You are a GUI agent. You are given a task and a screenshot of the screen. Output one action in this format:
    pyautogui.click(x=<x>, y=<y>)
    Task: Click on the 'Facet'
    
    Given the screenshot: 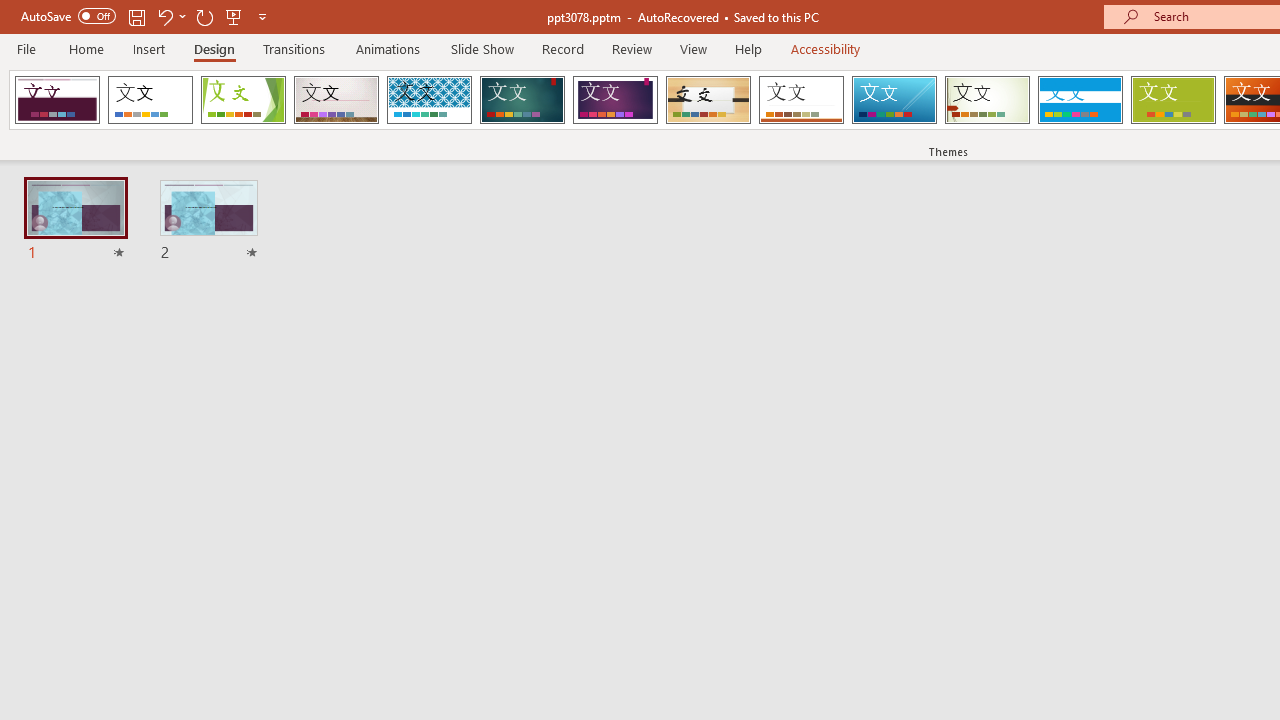 What is the action you would take?
    pyautogui.click(x=242, y=100)
    